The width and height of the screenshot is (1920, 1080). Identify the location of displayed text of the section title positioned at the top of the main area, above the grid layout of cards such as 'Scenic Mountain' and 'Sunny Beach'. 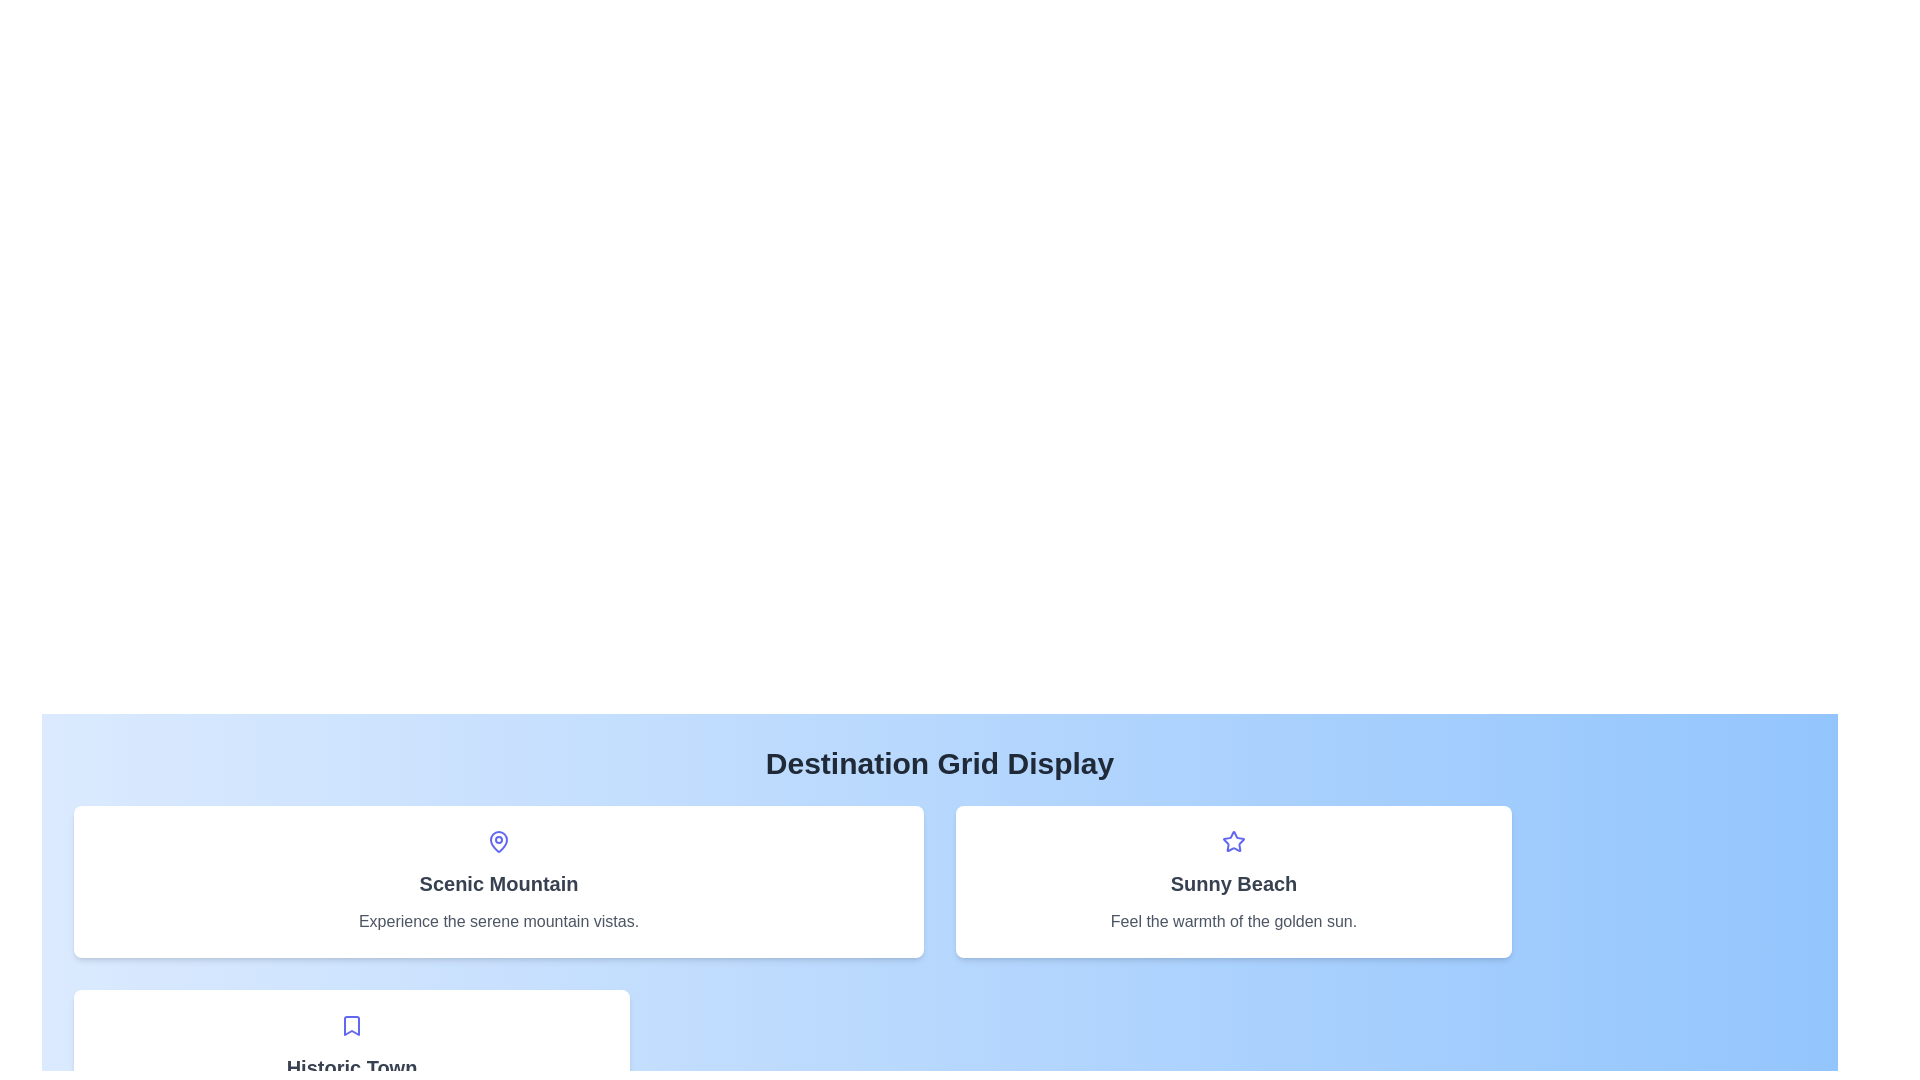
(939, 763).